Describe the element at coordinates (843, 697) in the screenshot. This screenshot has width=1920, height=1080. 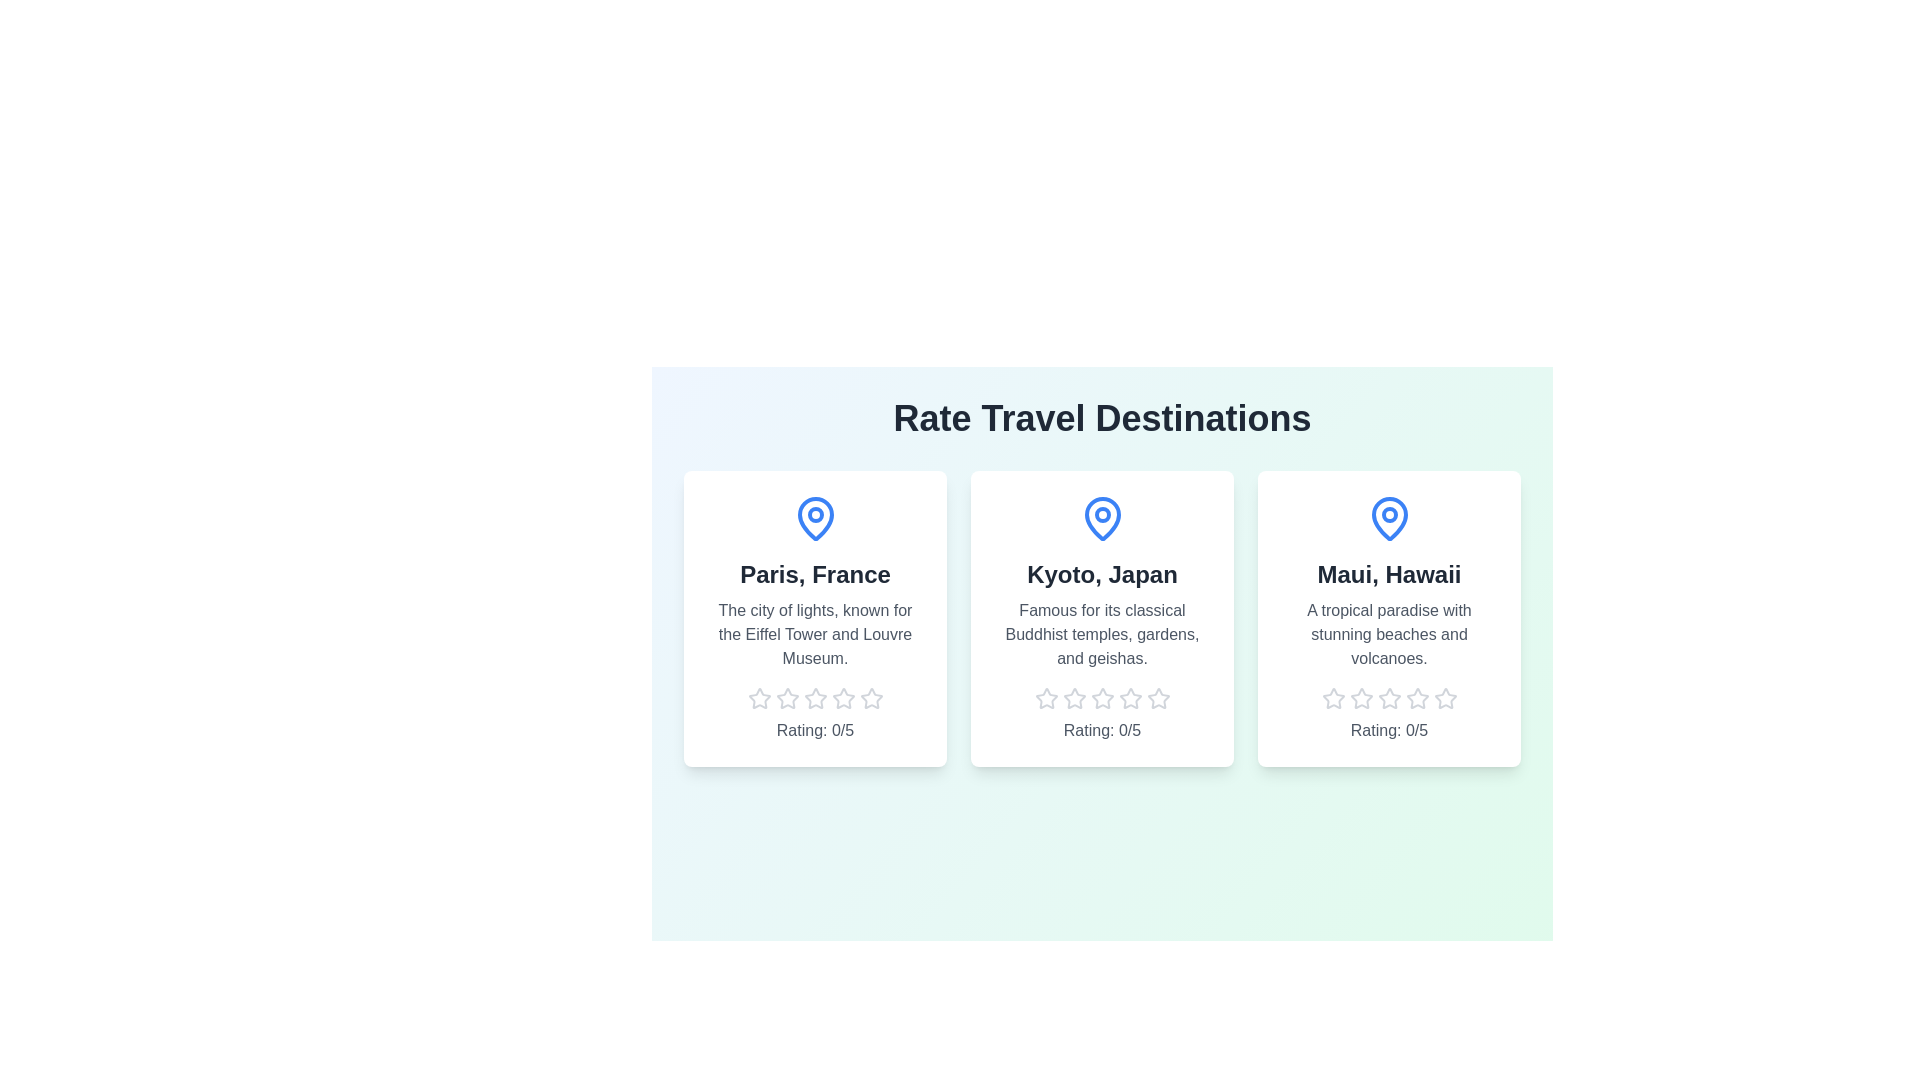
I see `the star corresponding to 4 to observe the hover effect` at that location.